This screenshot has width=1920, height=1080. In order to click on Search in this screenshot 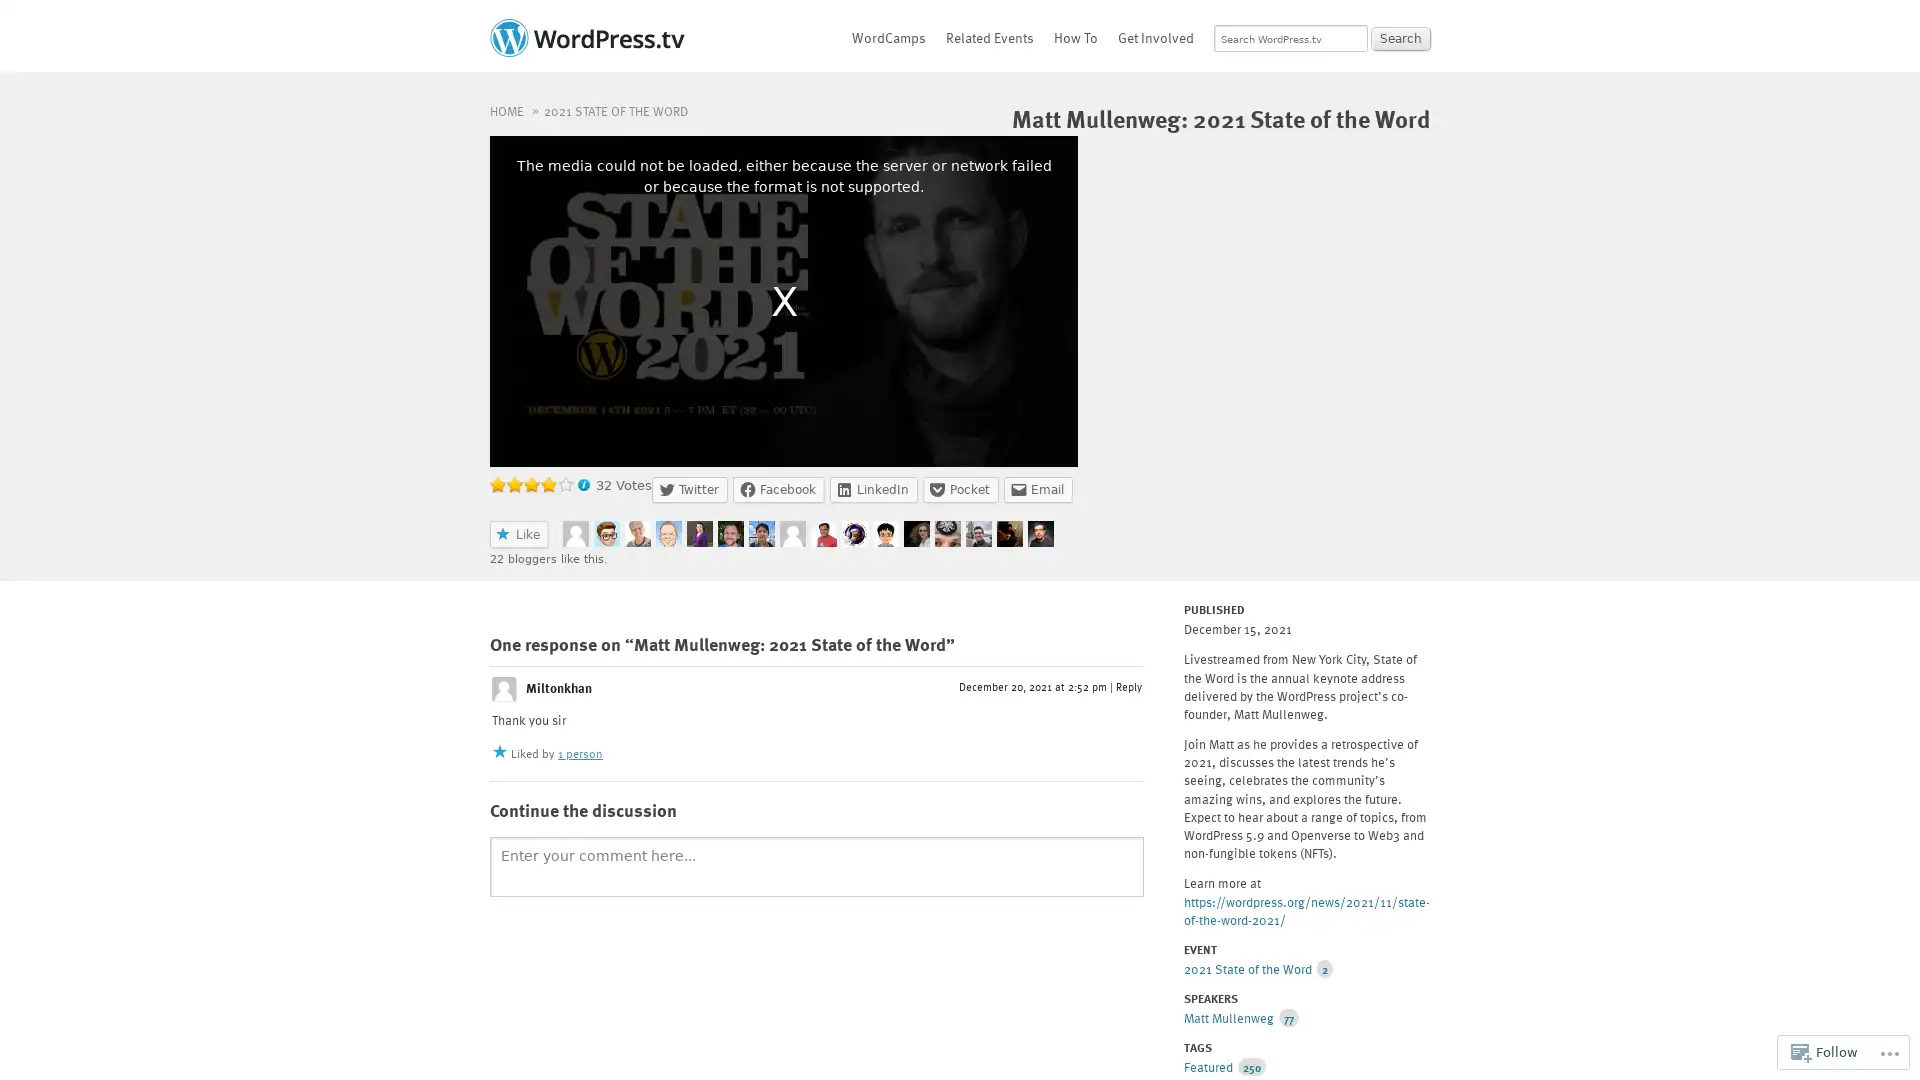, I will do `click(1400, 38)`.